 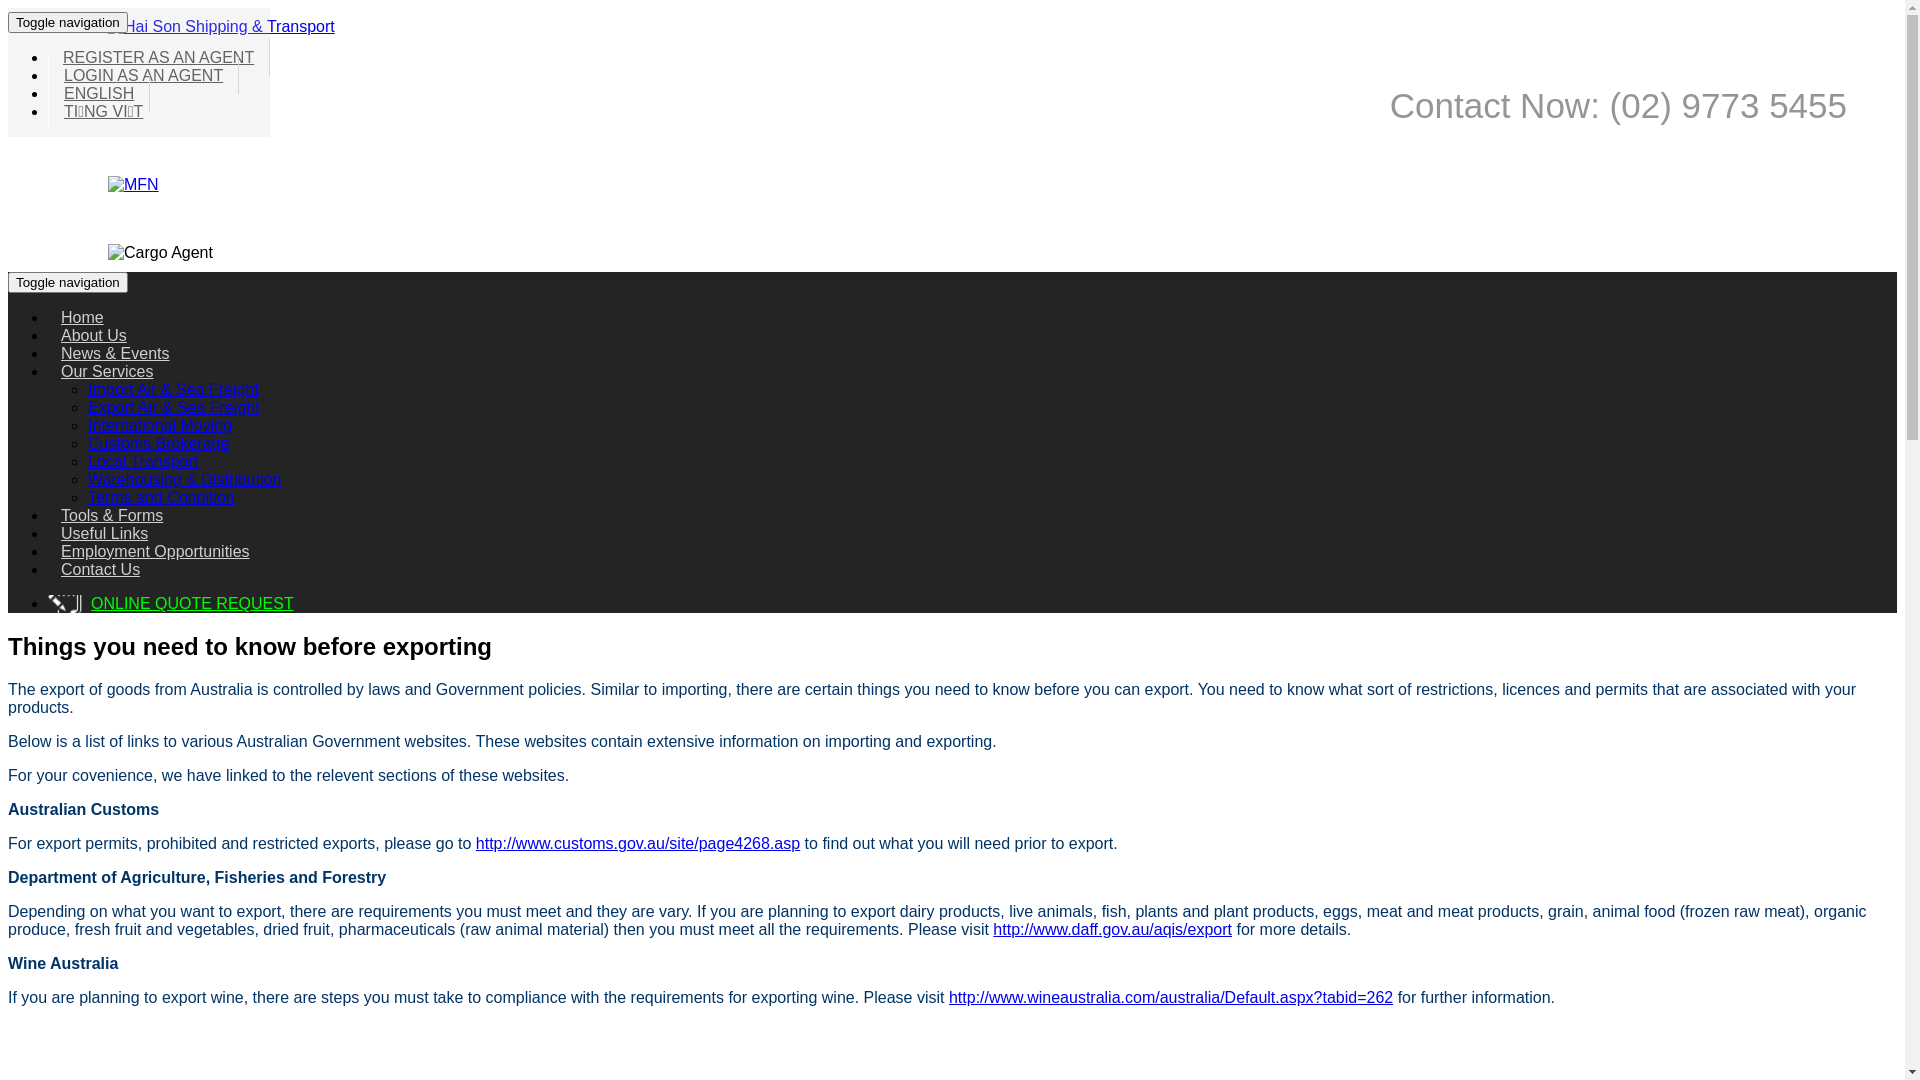 What do you see at coordinates (184, 479) in the screenshot?
I see `'Warehousing & Distribution'` at bounding box center [184, 479].